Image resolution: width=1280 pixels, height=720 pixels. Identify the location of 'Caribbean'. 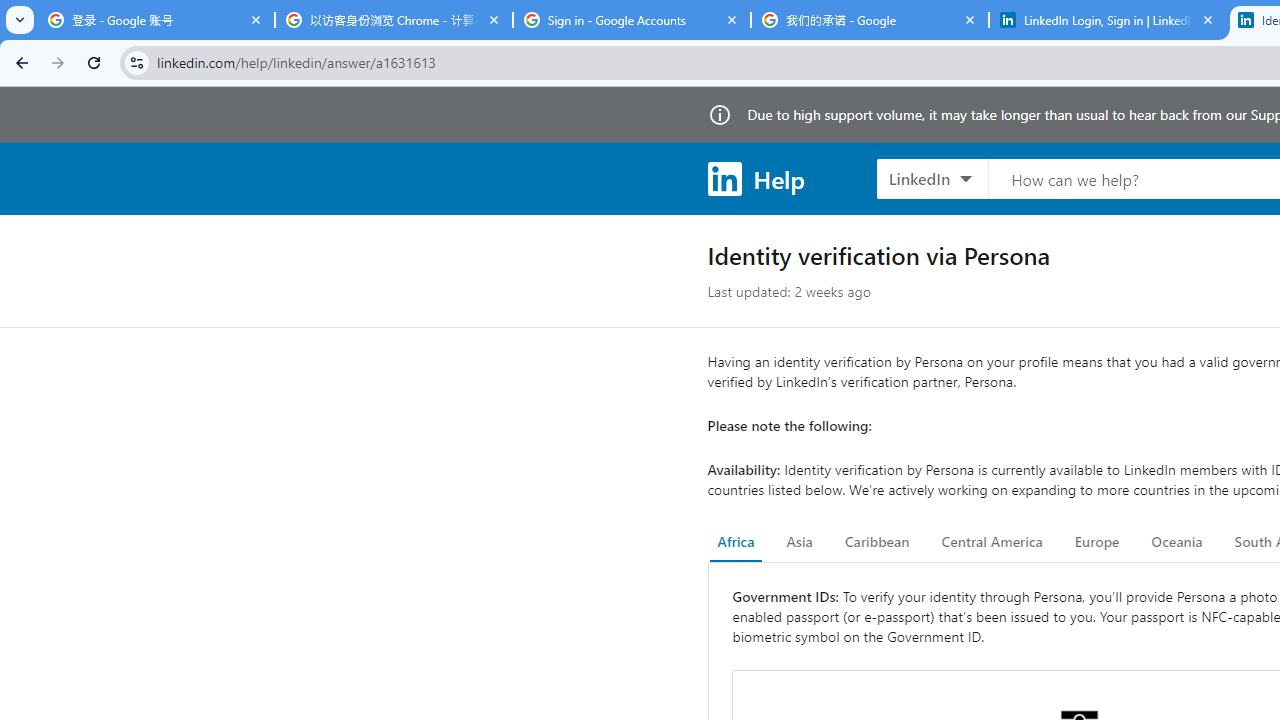
(876, 542).